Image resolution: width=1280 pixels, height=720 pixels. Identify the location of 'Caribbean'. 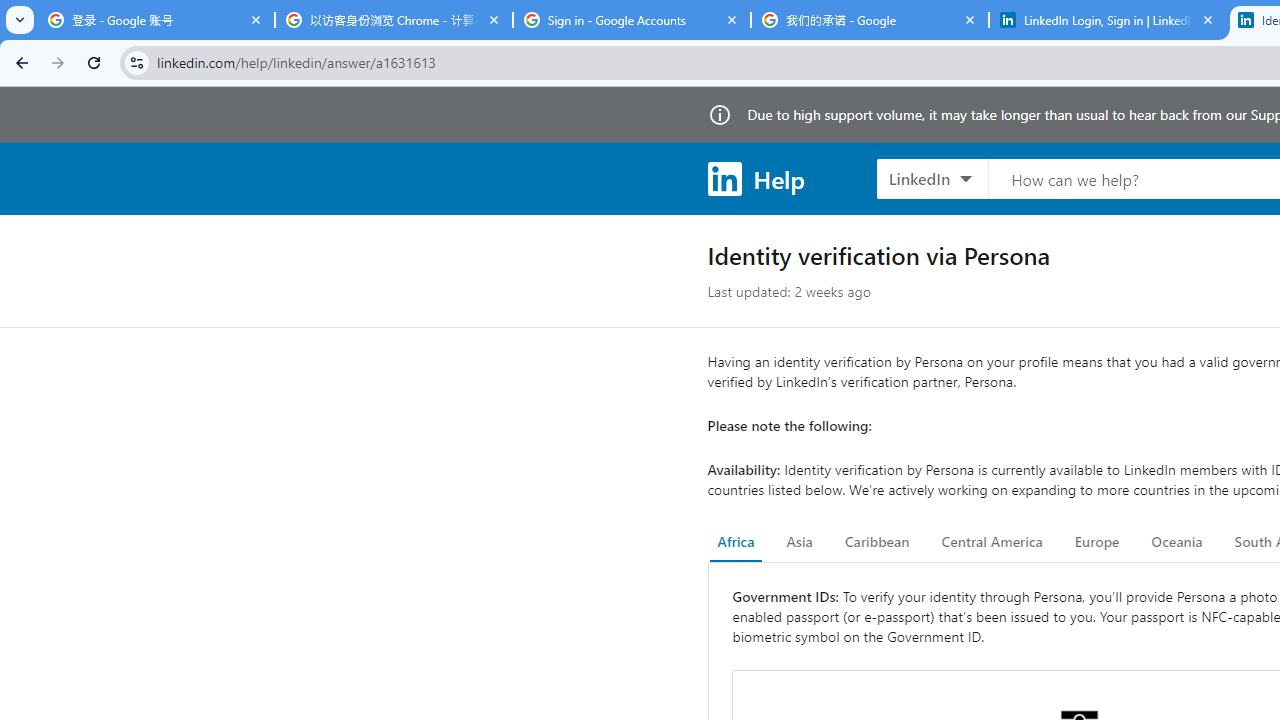
(876, 542).